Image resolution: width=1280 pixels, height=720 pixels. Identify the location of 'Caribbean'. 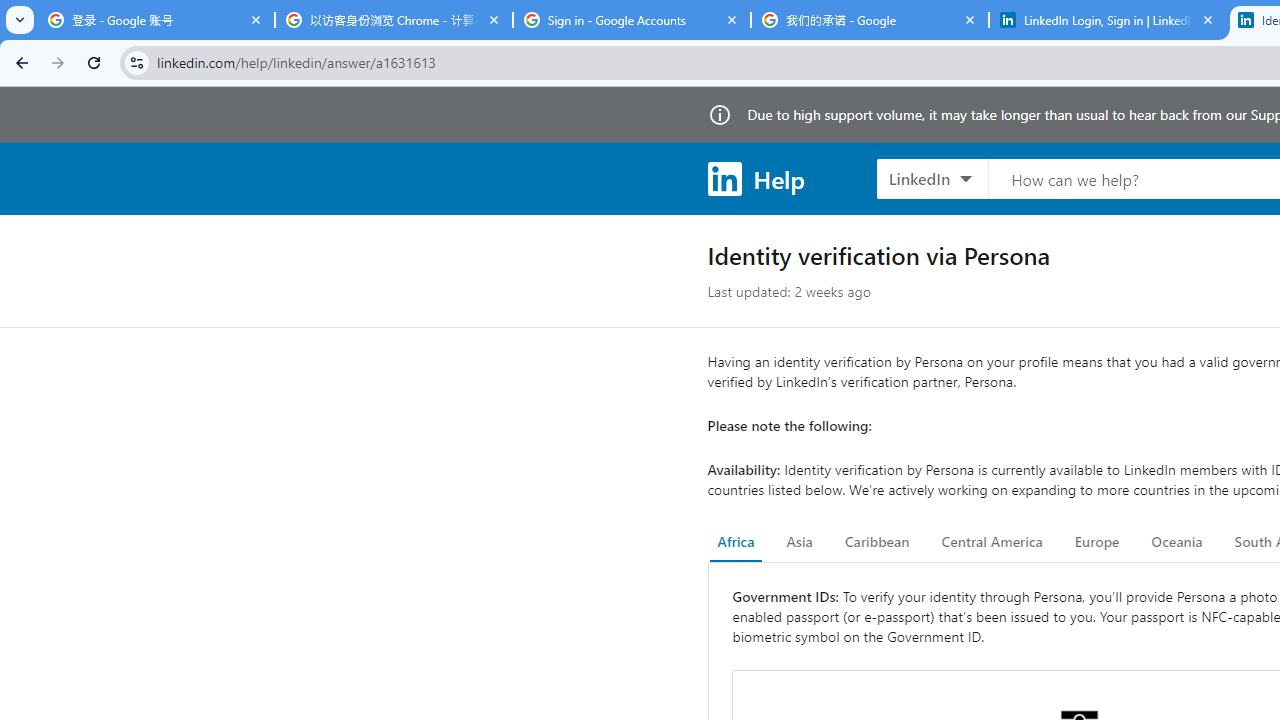
(876, 542).